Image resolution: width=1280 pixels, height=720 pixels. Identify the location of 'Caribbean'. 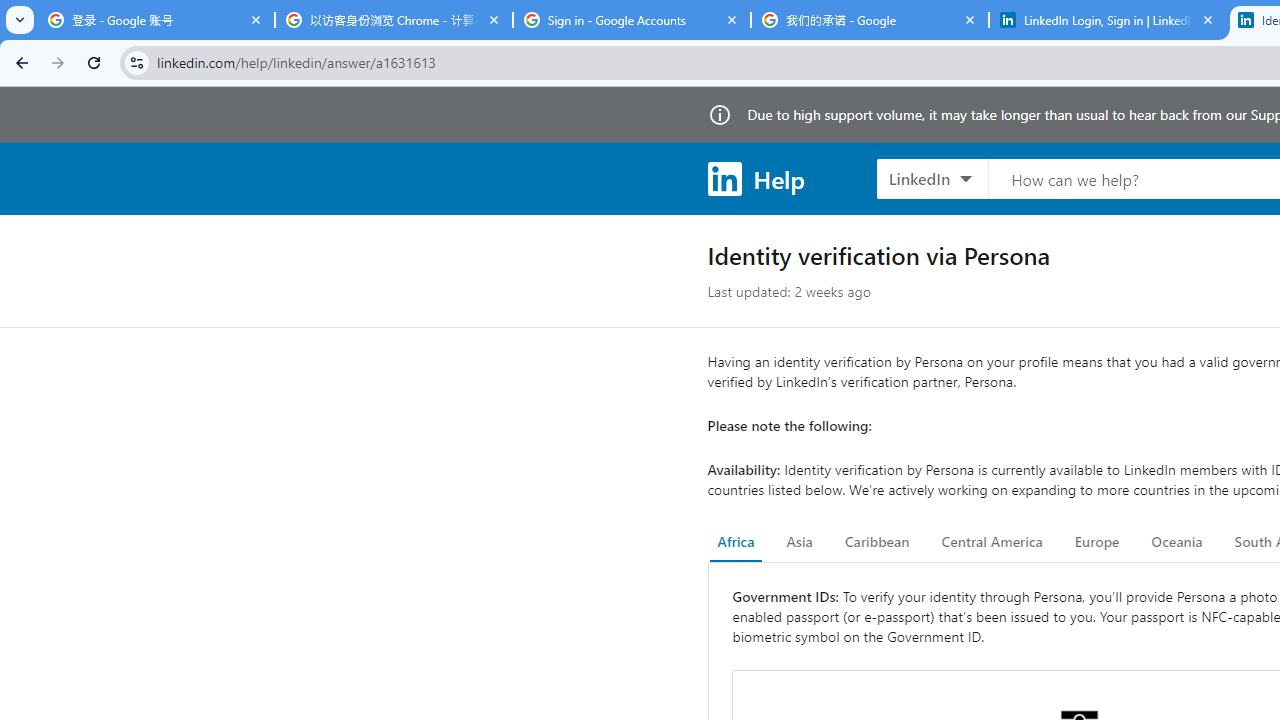
(876, 542).